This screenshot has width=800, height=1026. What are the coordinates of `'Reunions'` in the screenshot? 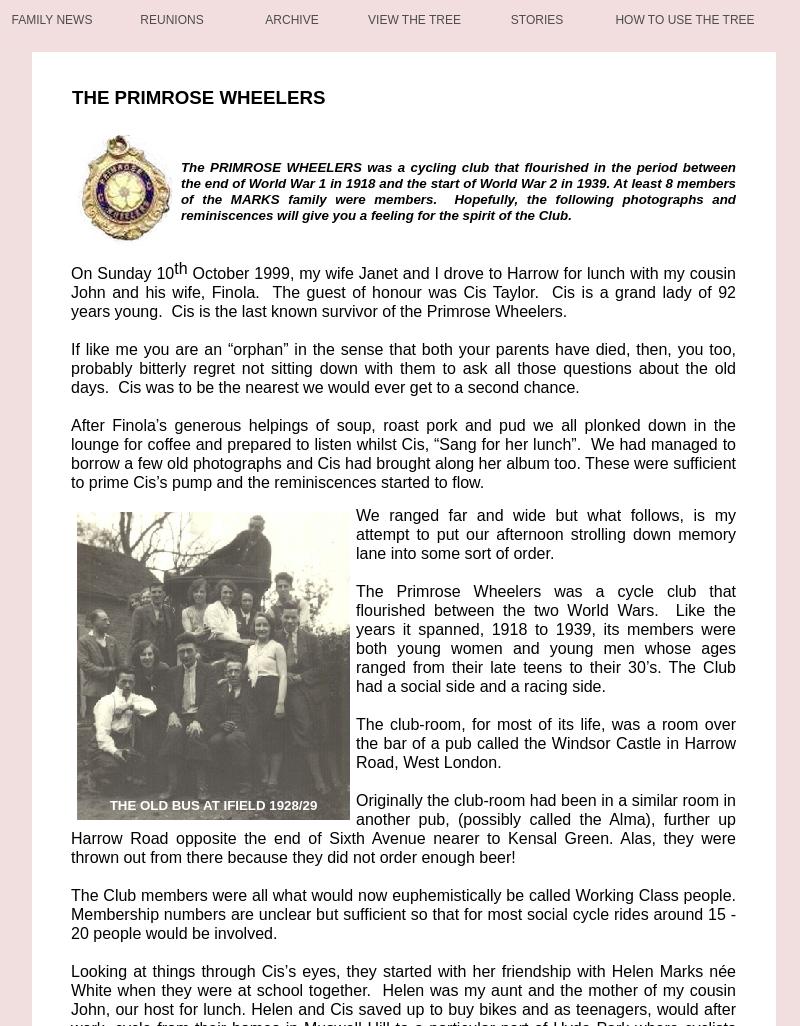 It's located at (170, 20).